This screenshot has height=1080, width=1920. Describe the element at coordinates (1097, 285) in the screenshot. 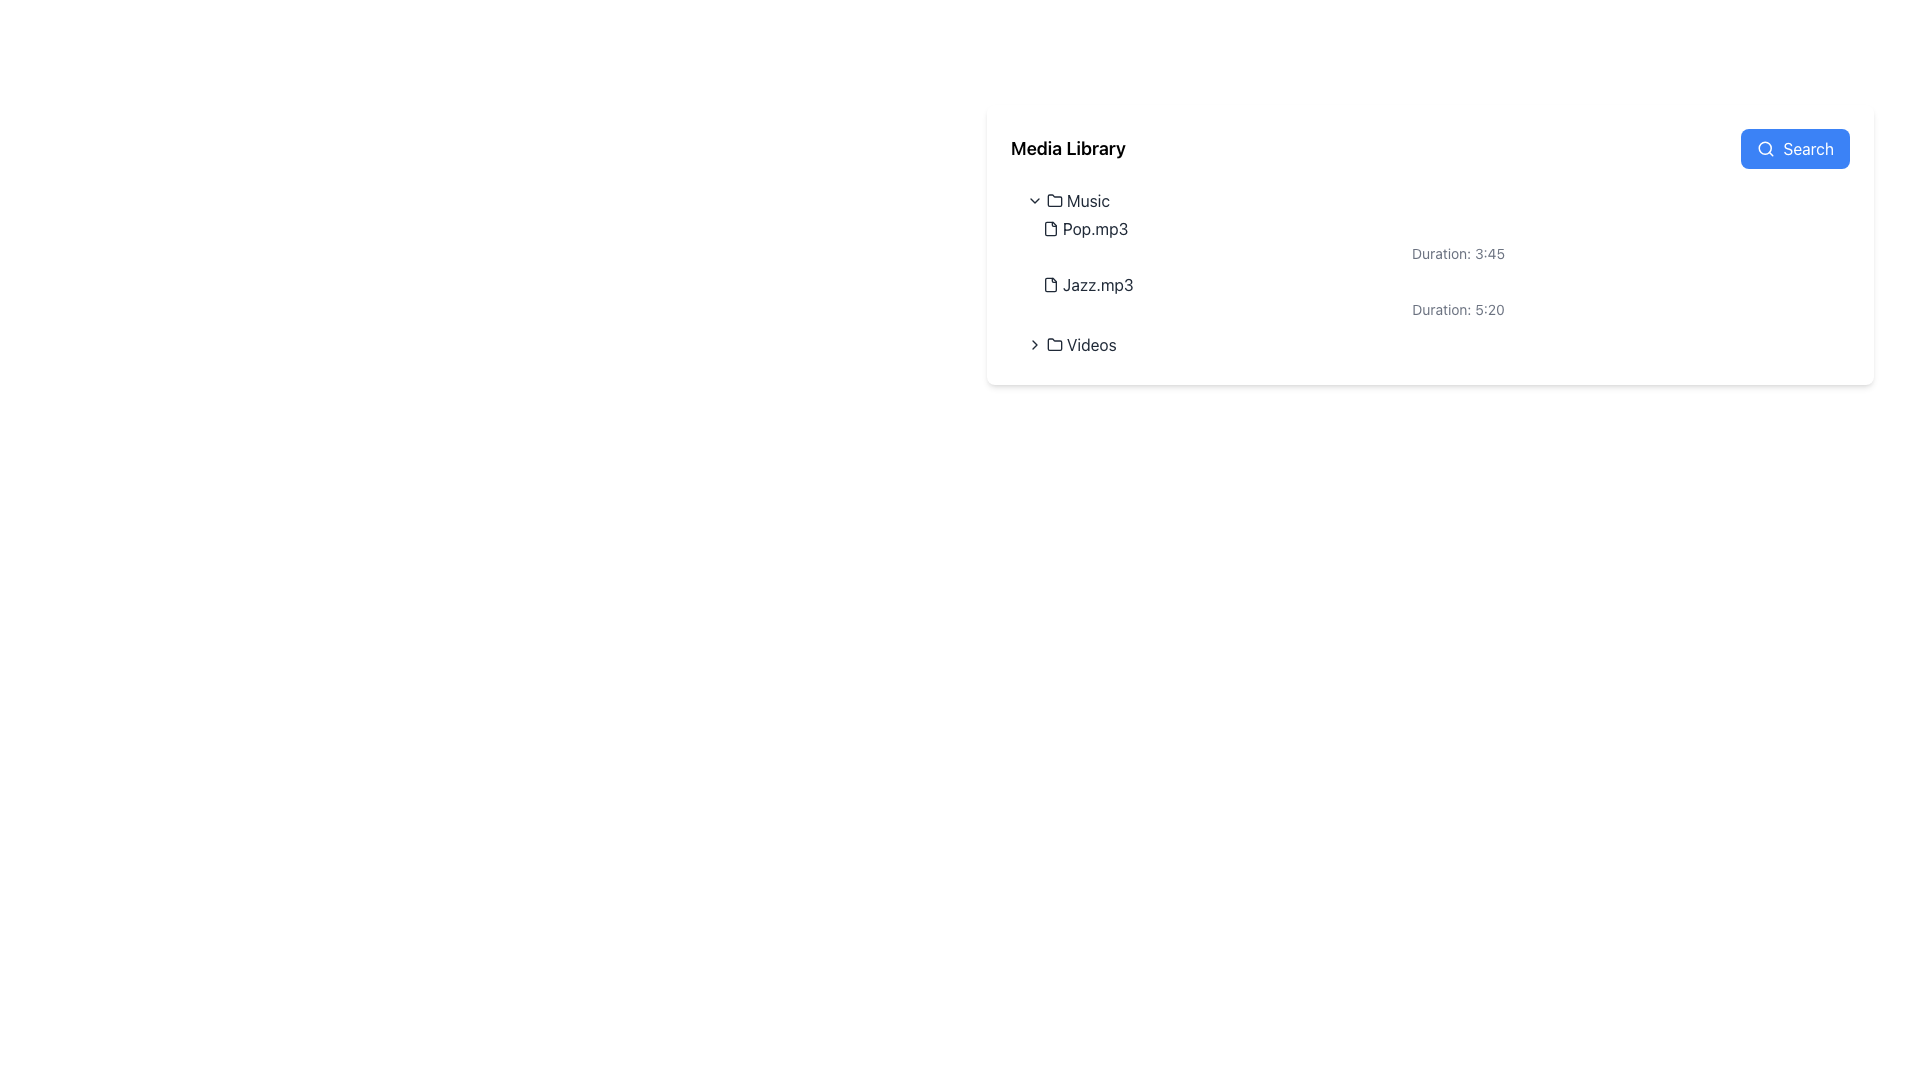

I see `the text label displaying 'Jazz.mp3'` at that location.